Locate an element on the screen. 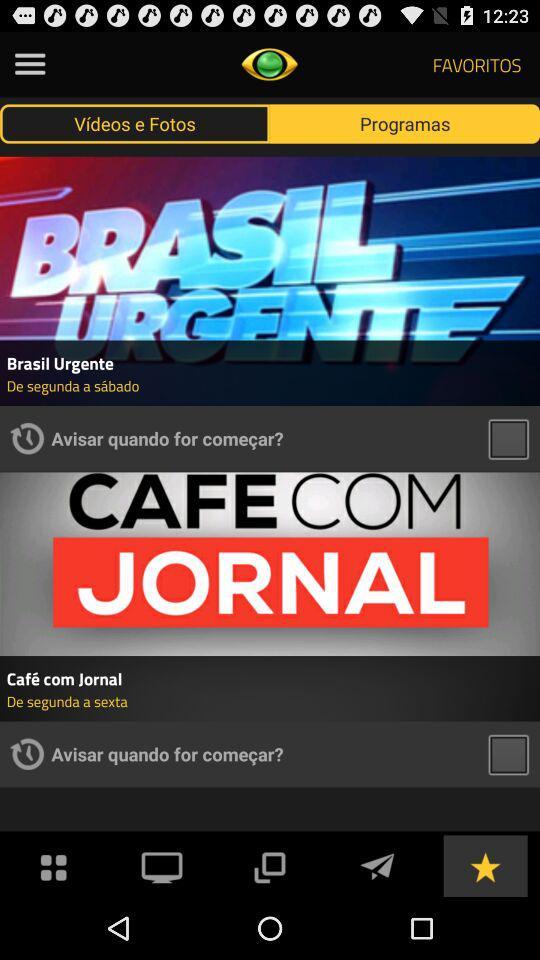 This screenshot has width=540, height=960. app above the de segunda a app is located at coordinates (270, 678).